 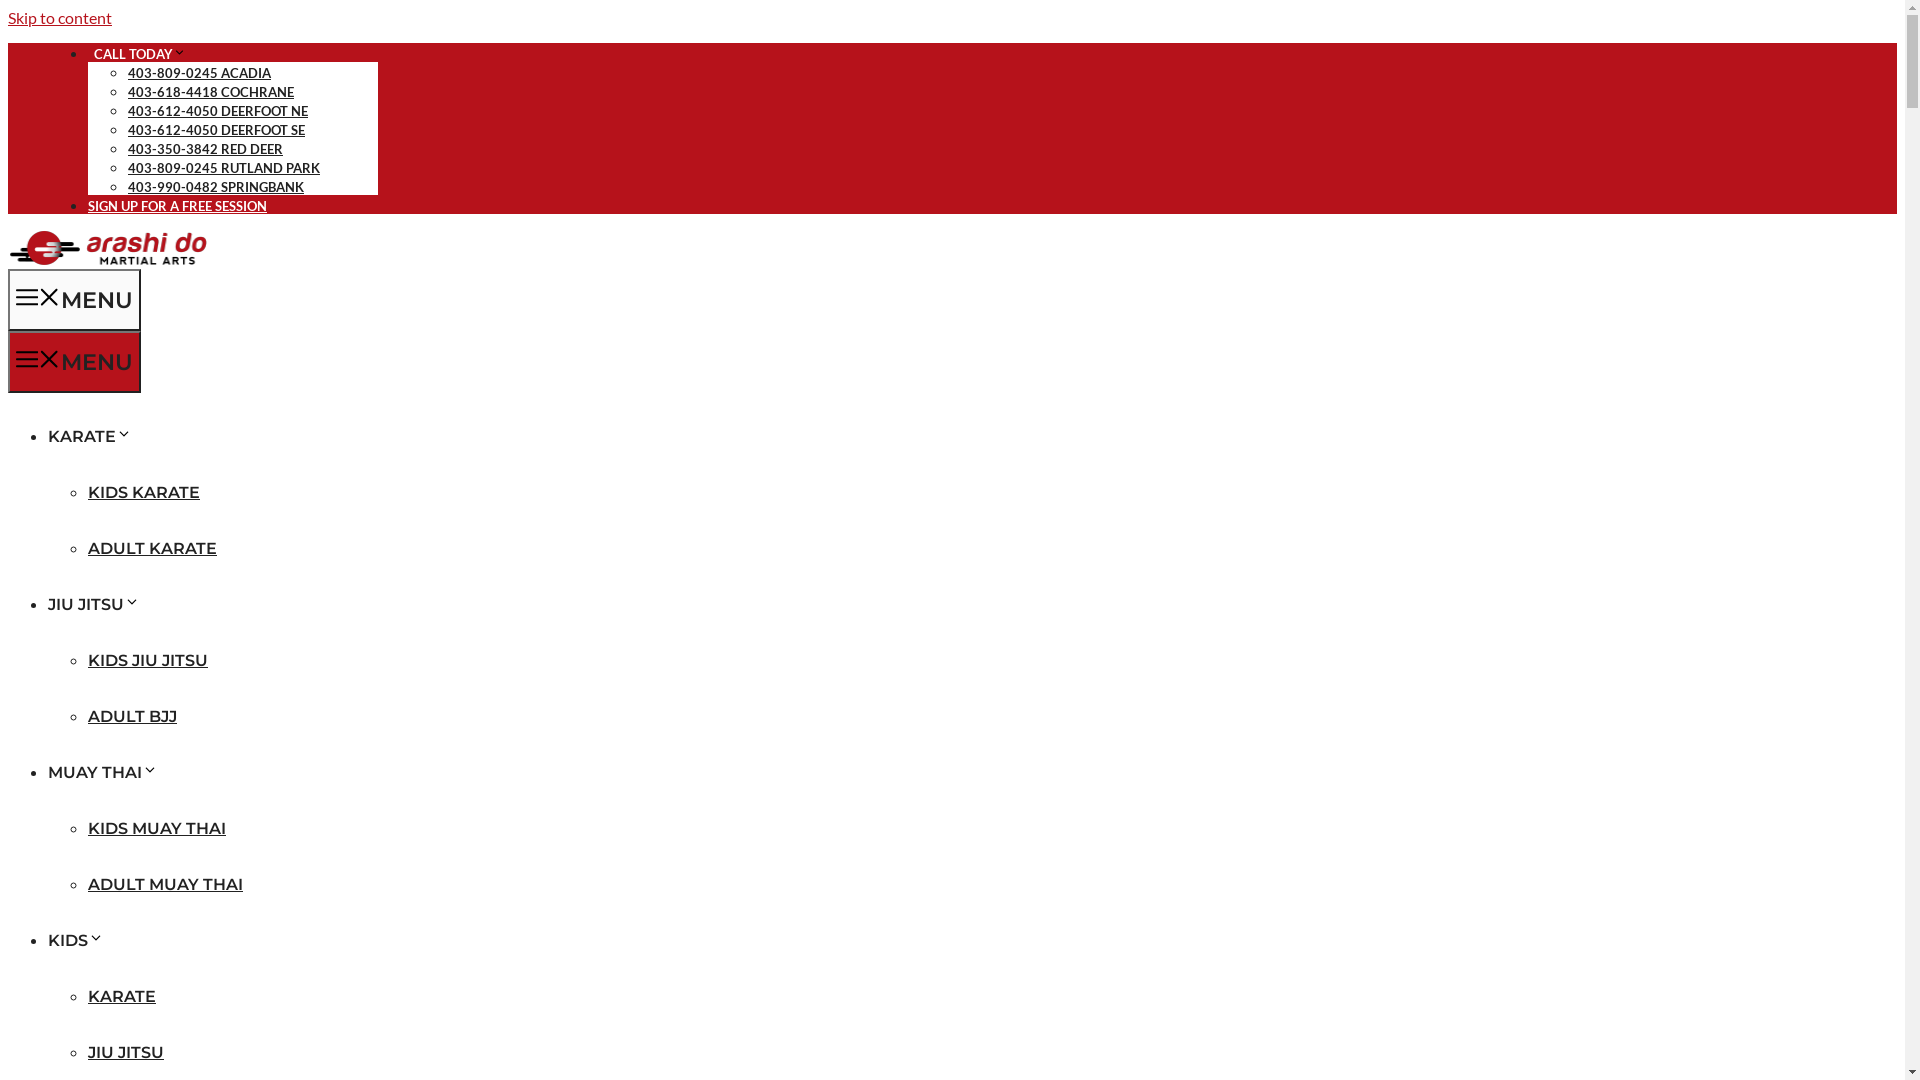 What do you see at coordinates (151, 548) in the screenshot?
I see `'ADULT KARATE'` at bounding box center [151, 548].